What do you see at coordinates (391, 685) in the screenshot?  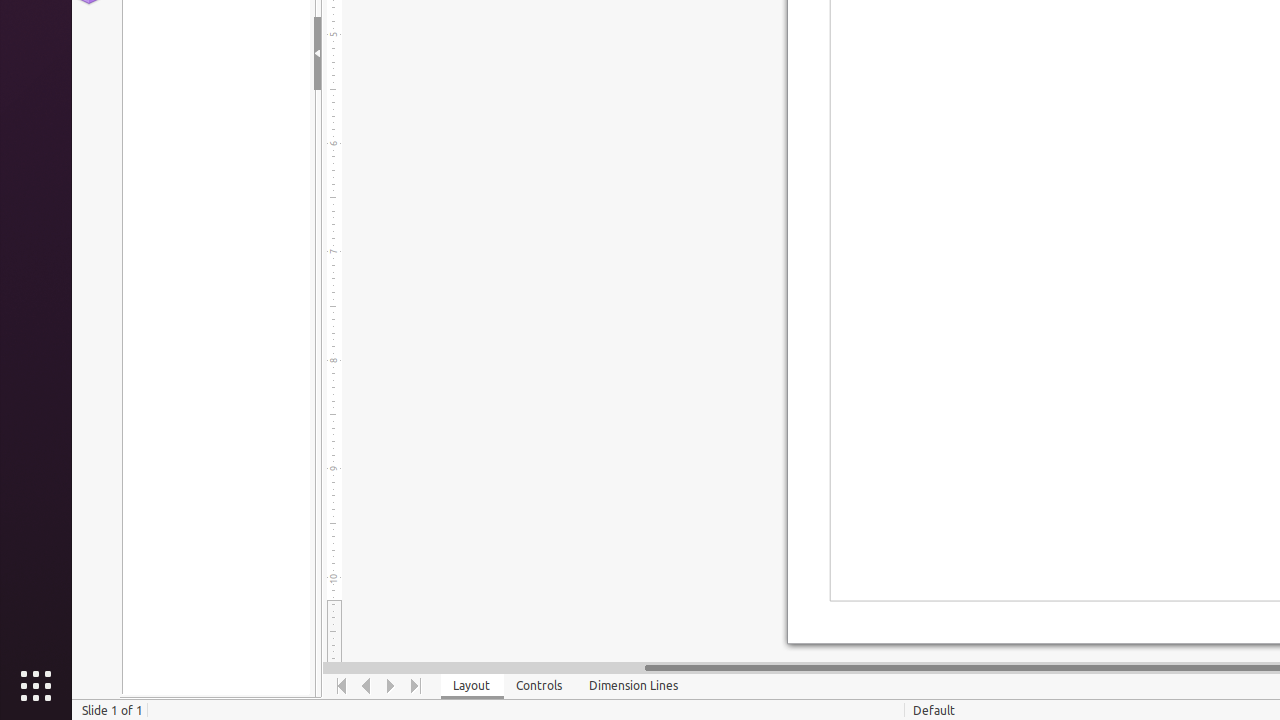 I see `'Move Right'` at bounding box center [391, 685].